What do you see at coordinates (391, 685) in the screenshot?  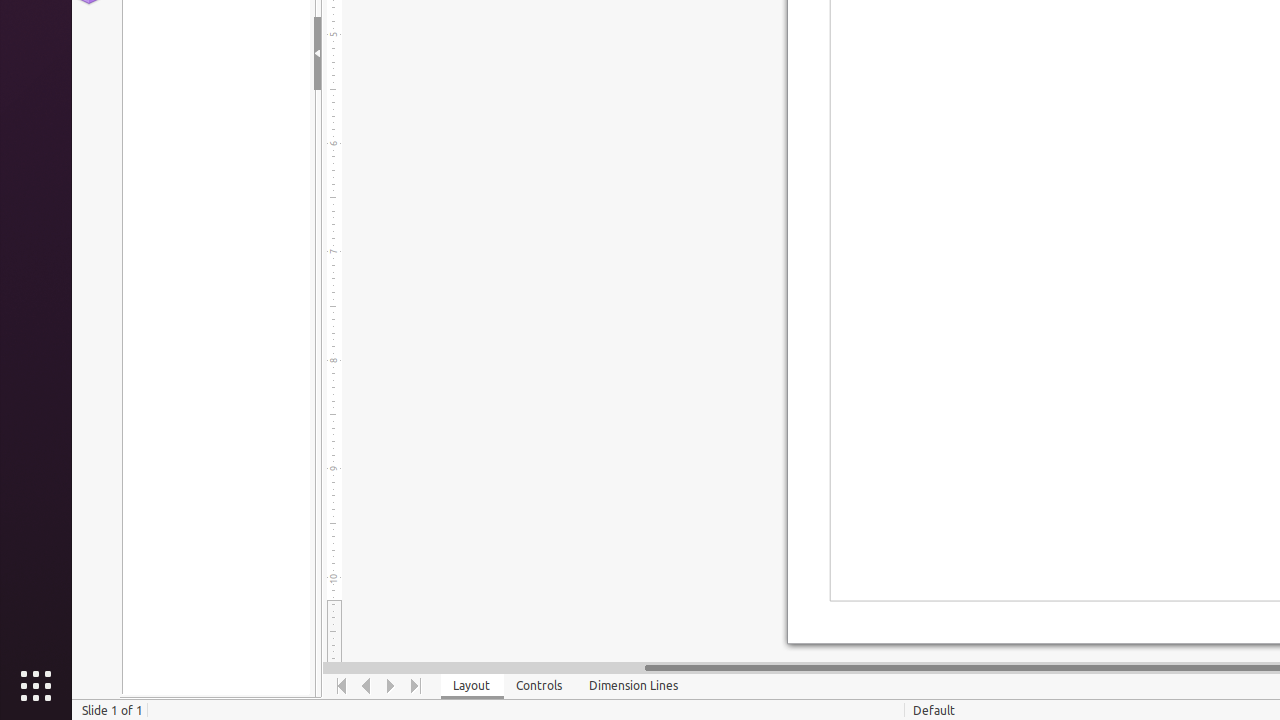 I see `'Move Right'` at bounding box center [391, 685].